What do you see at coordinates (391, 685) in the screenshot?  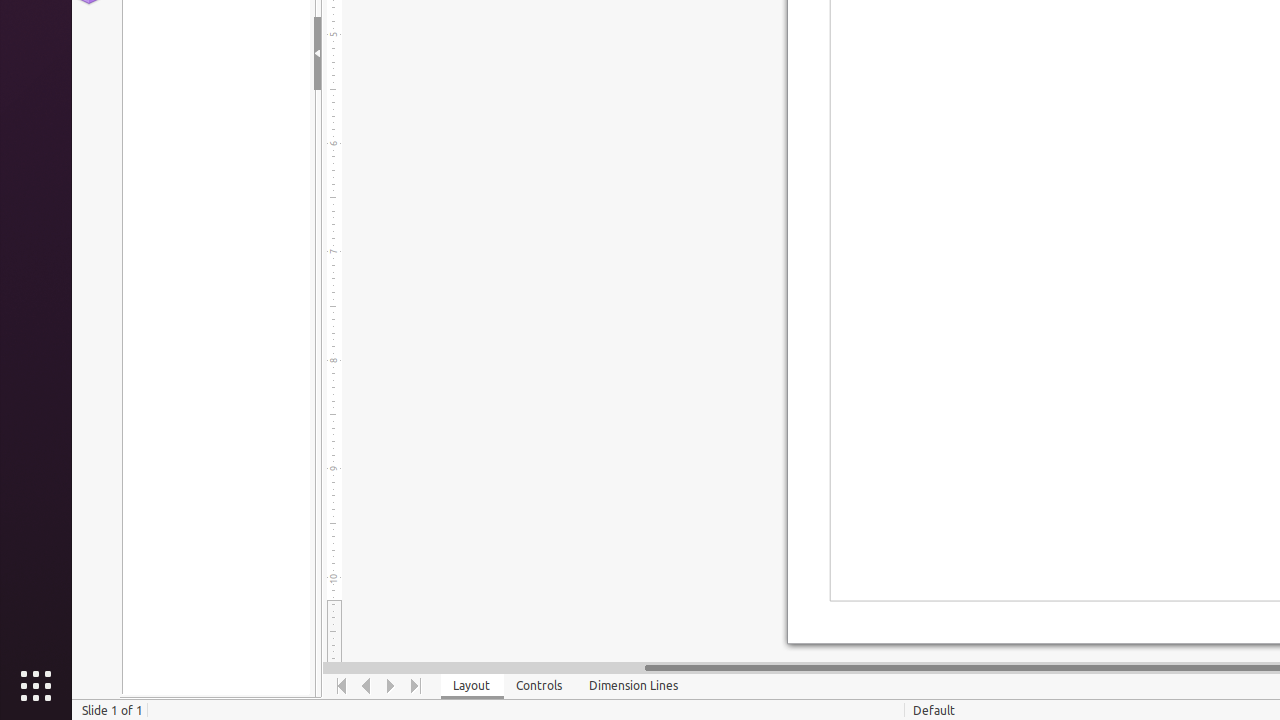 I see `'Move Right'` at bounding box center [391, 685].